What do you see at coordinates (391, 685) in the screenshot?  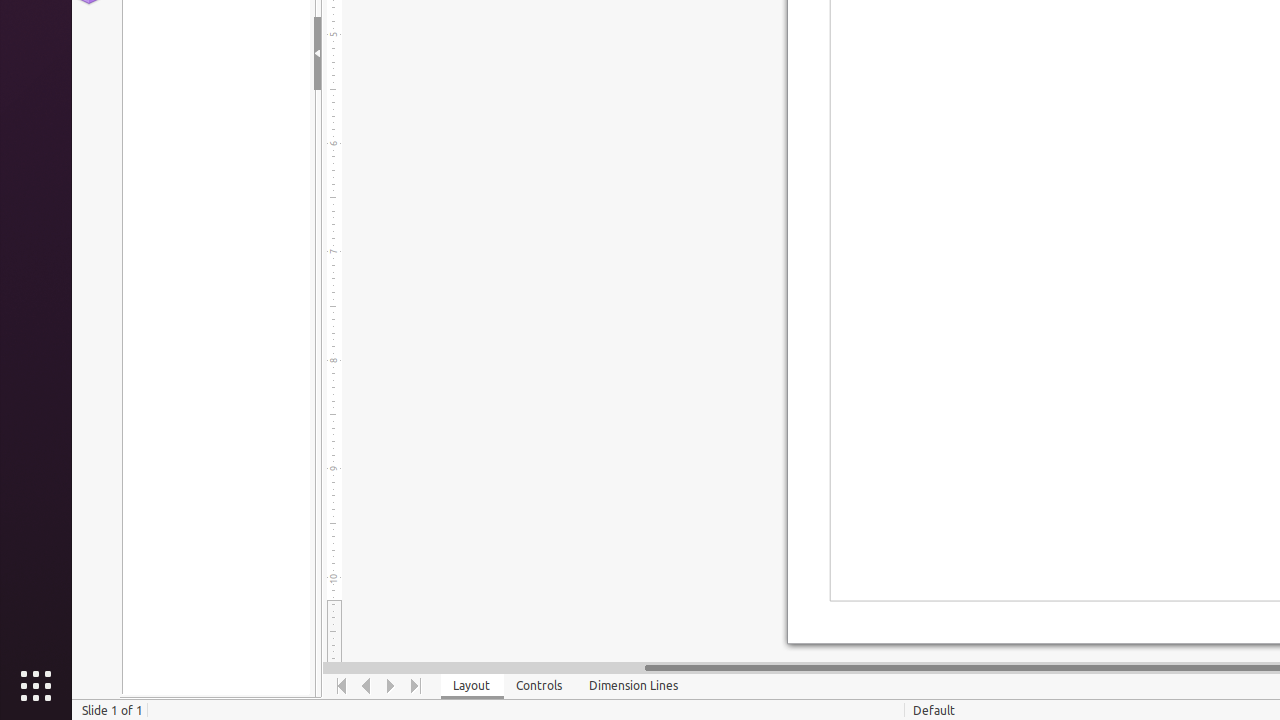 I see `'Move Right'` at bounding box center [391, 685].